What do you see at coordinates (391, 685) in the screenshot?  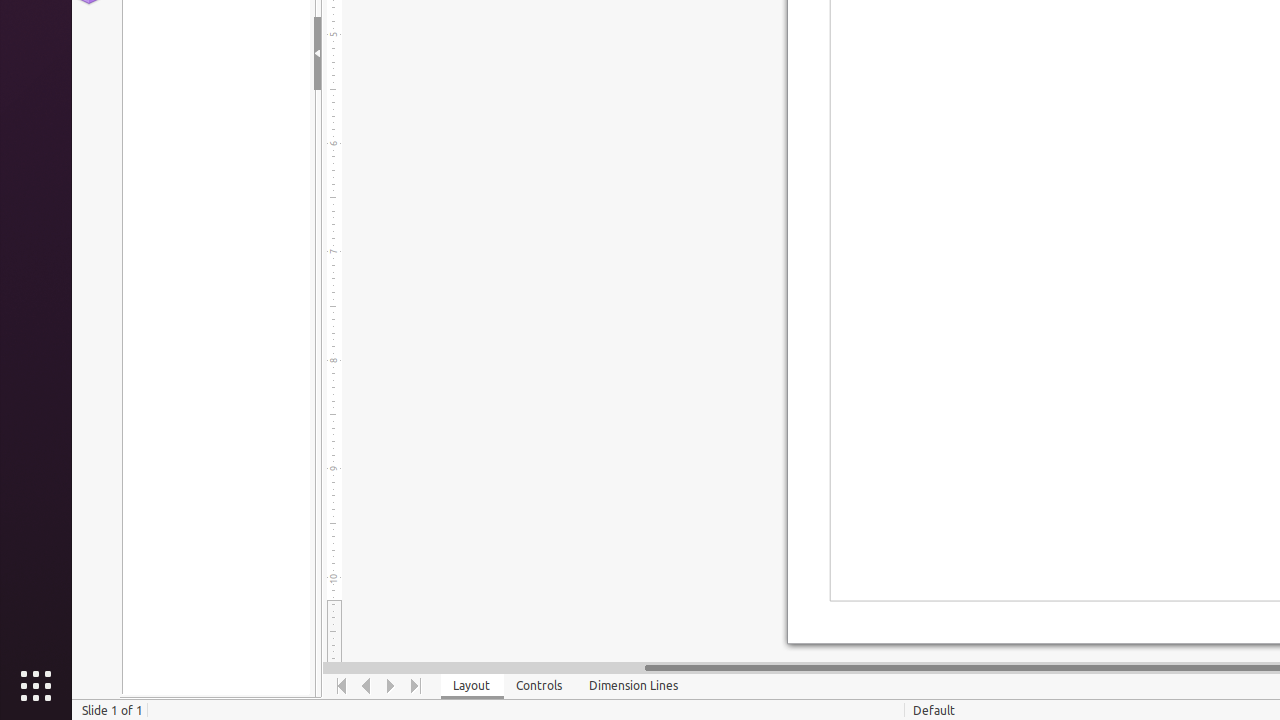 I see `'Move Right'` at bounding box center [391, 685].